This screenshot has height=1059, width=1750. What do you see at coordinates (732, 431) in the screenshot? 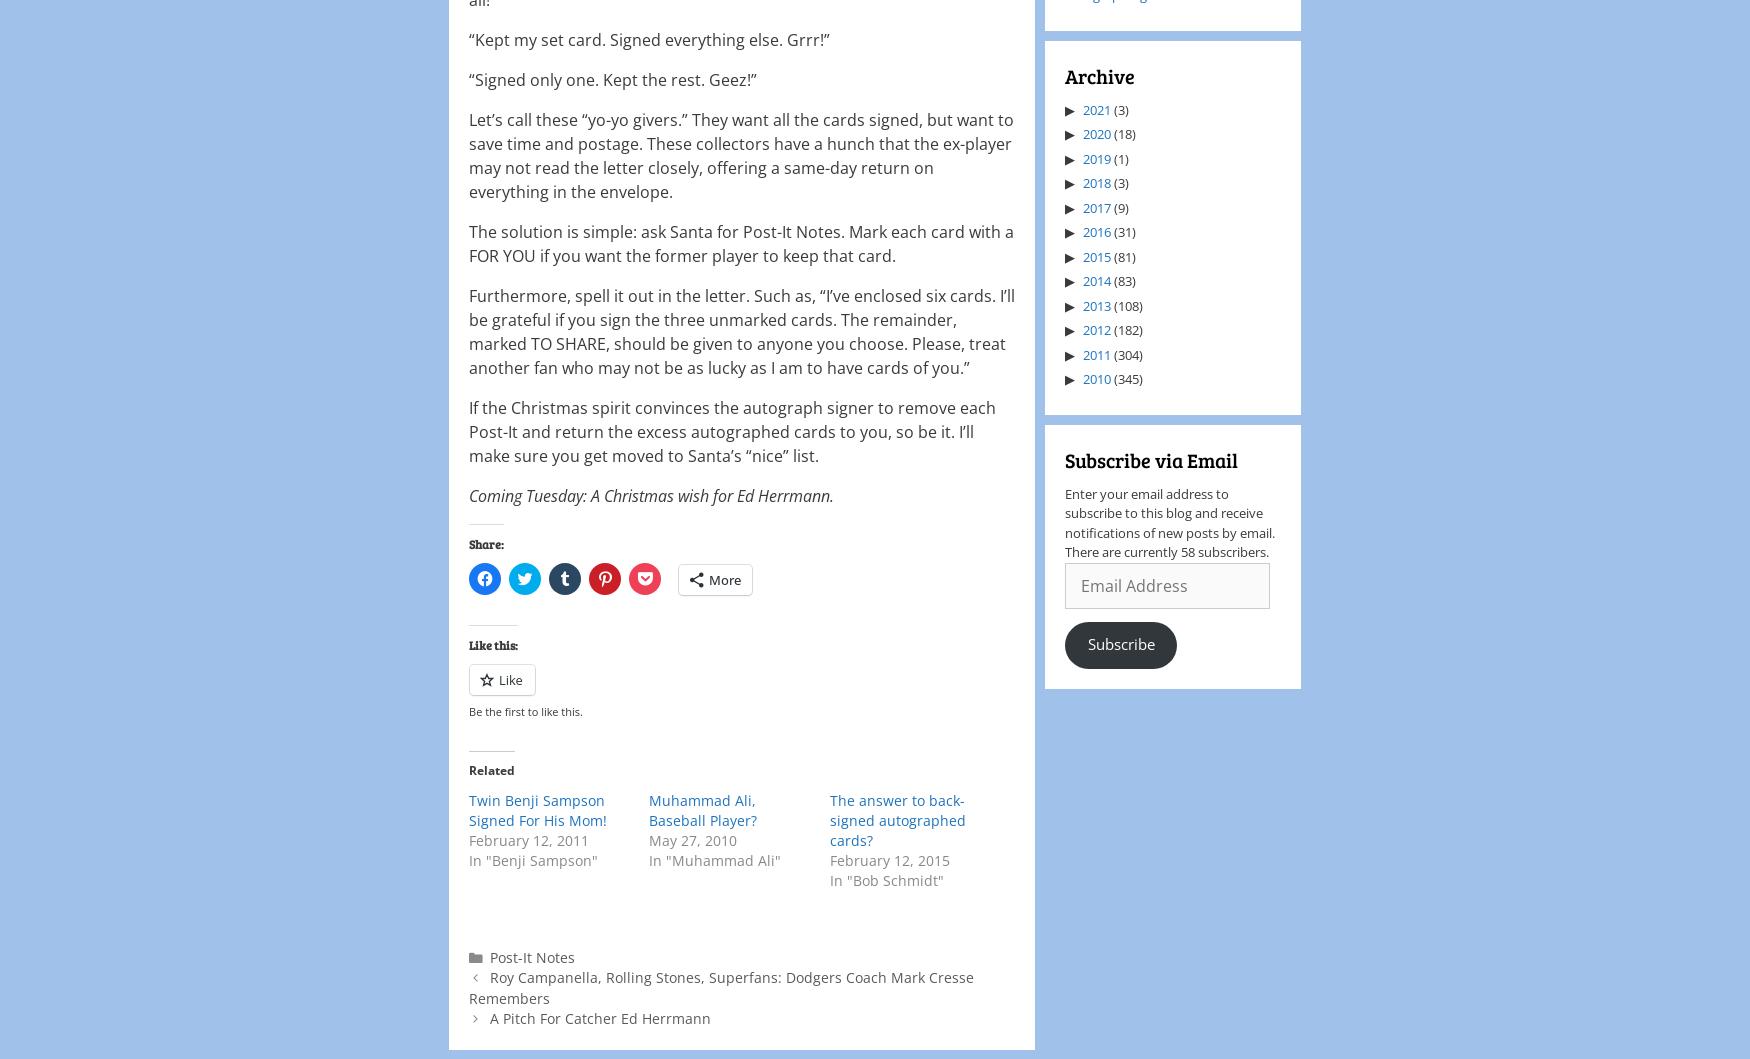
I see `'If the Christmas spirit convinces the autograph signer to remove each Post-It and return the excess autographed cards to you, so be it. I’ll make sure you get moved to Santa’s “nice” list.'` at bounding box center [732, 431].